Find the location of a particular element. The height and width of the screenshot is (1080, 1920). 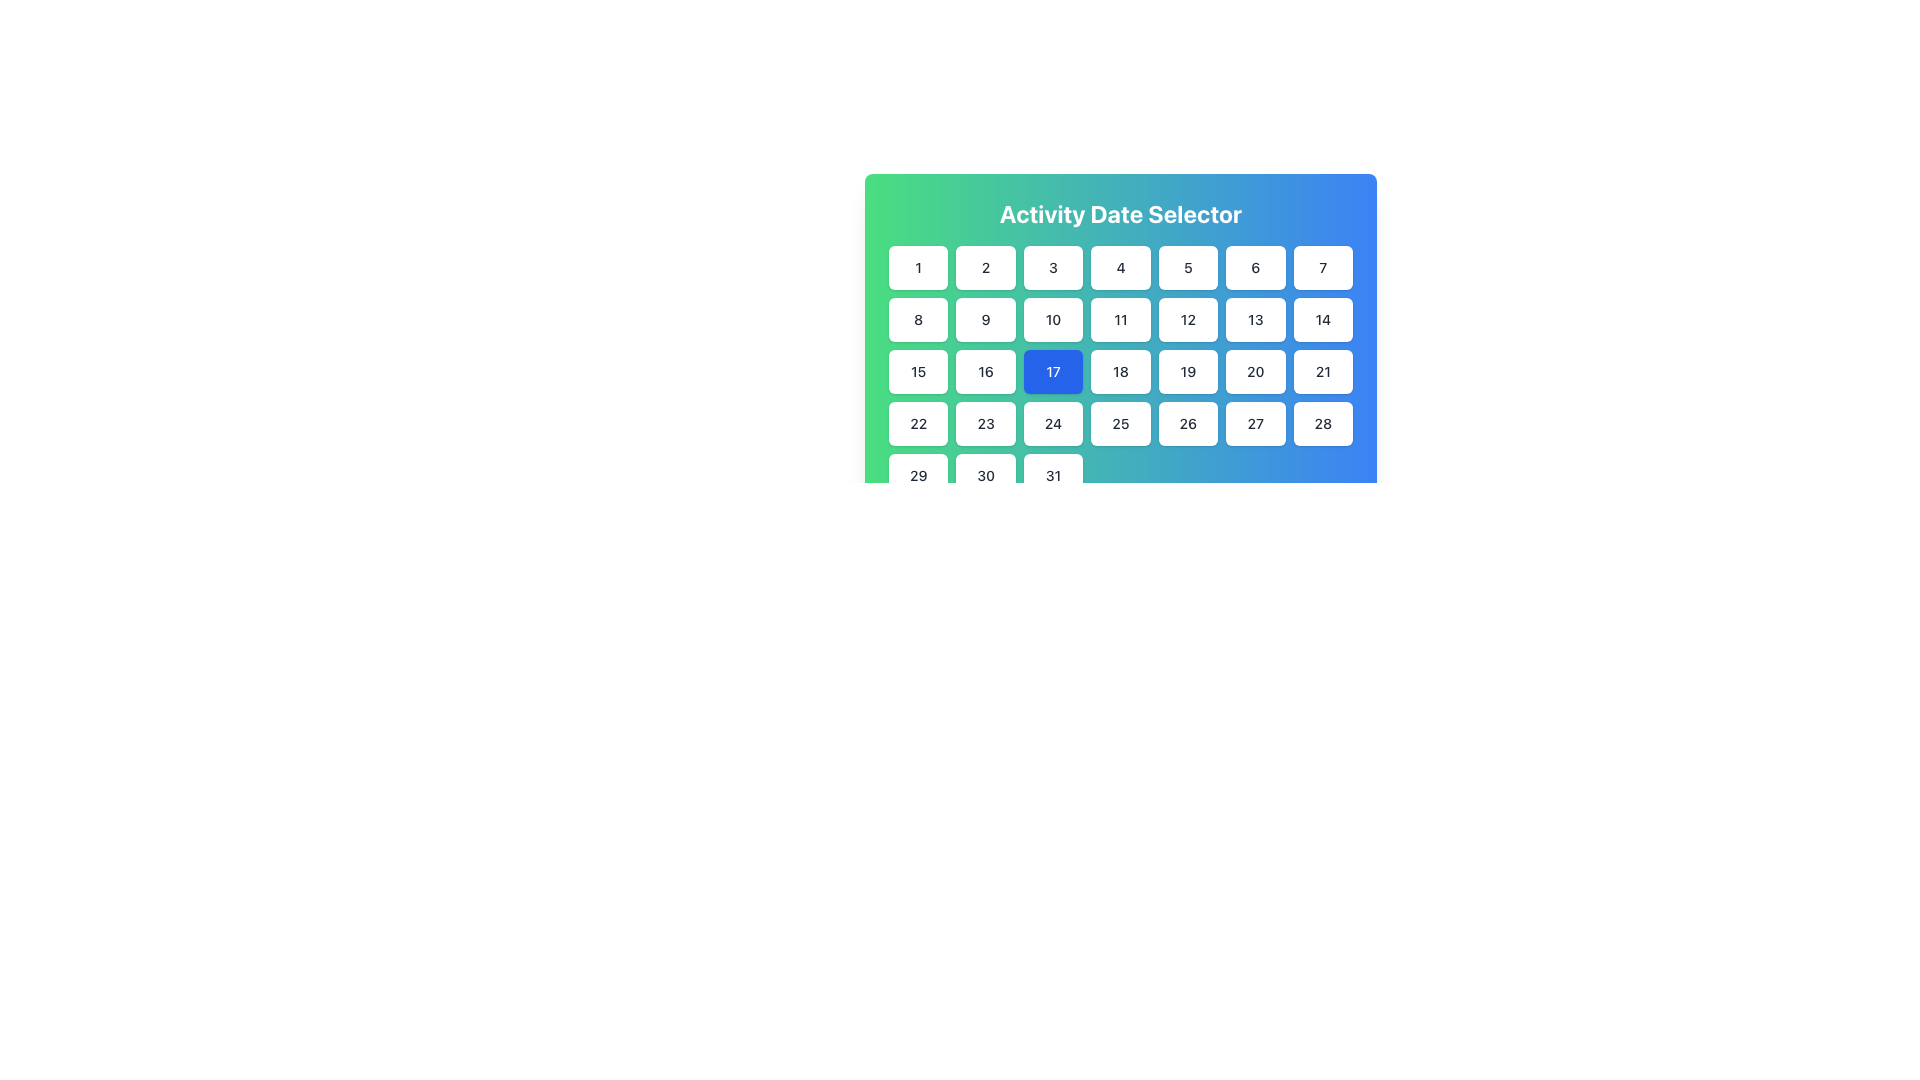

the selectable date button labeled '25' in the fifth row and fourth column of the calendar is located at coordinates (1120, 423).